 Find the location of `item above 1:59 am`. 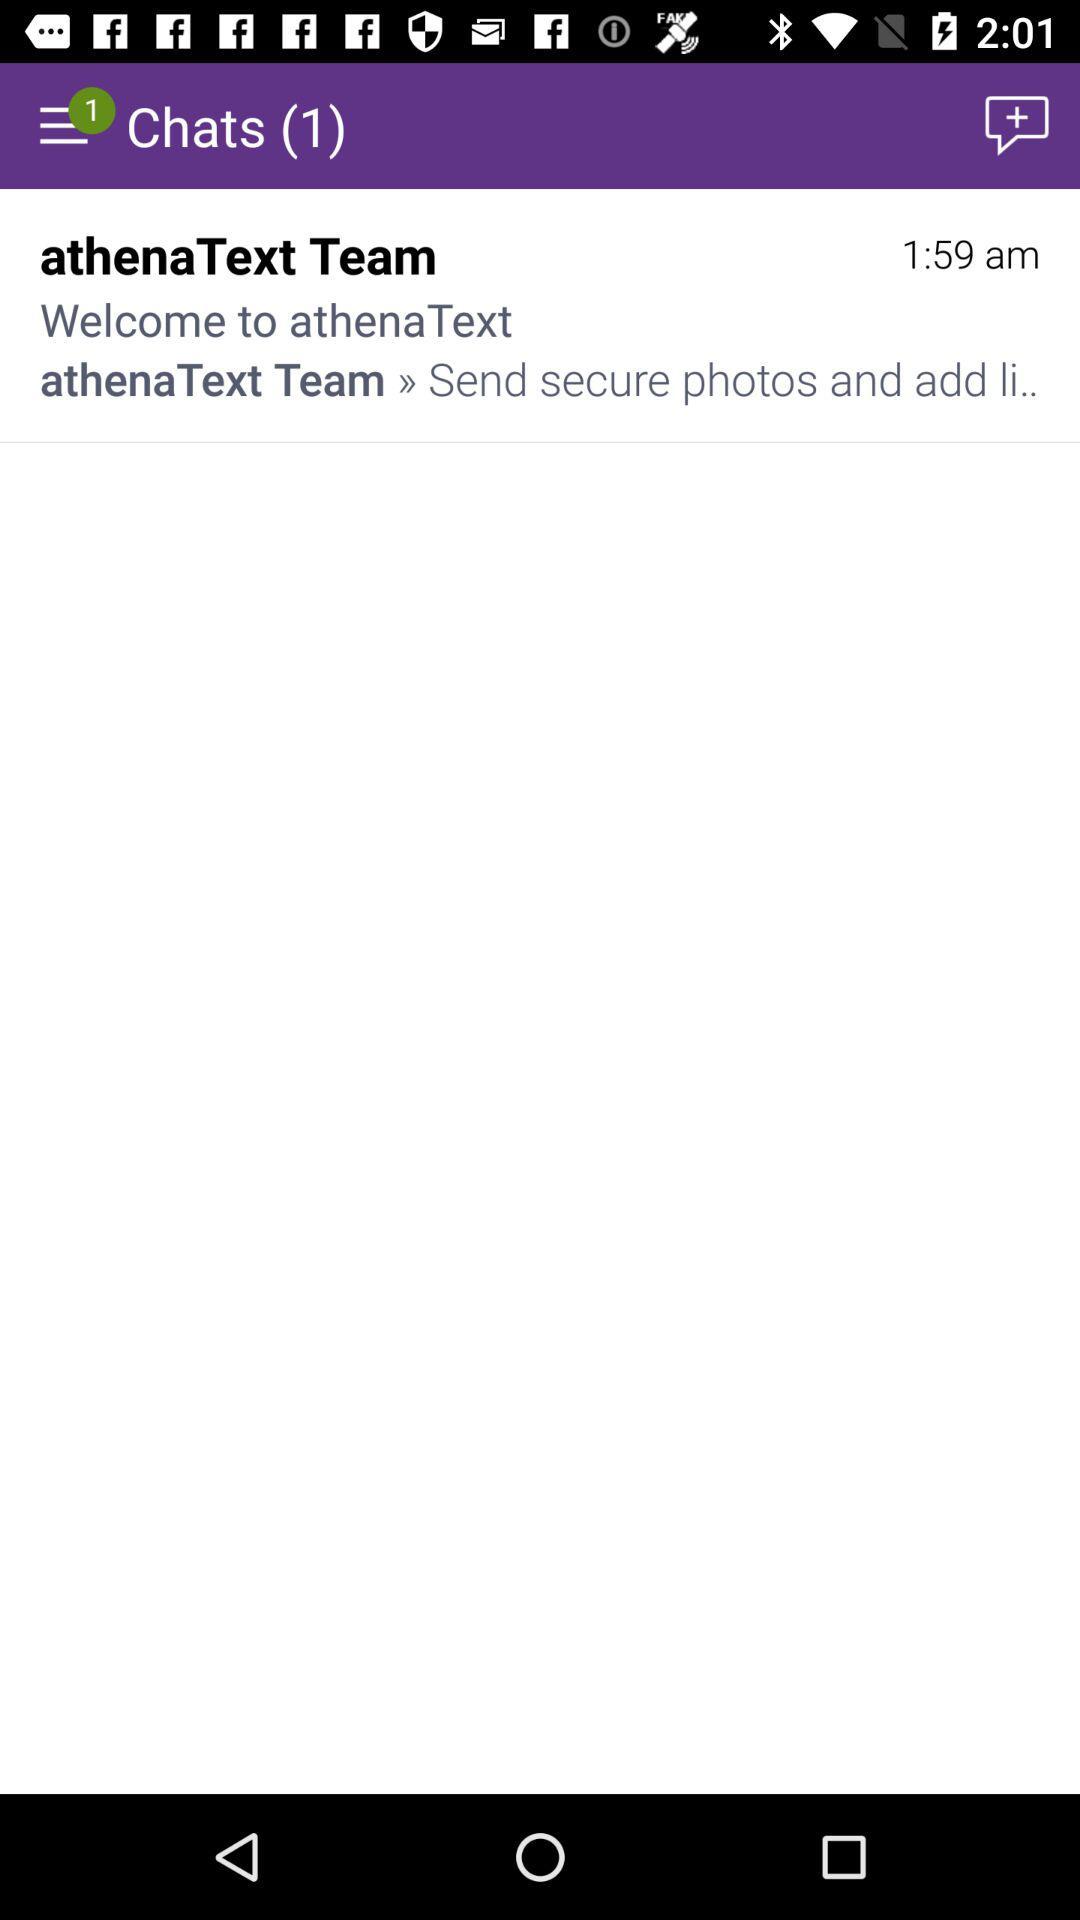

item above 1:59 am is located at coordinates (1017, 124).